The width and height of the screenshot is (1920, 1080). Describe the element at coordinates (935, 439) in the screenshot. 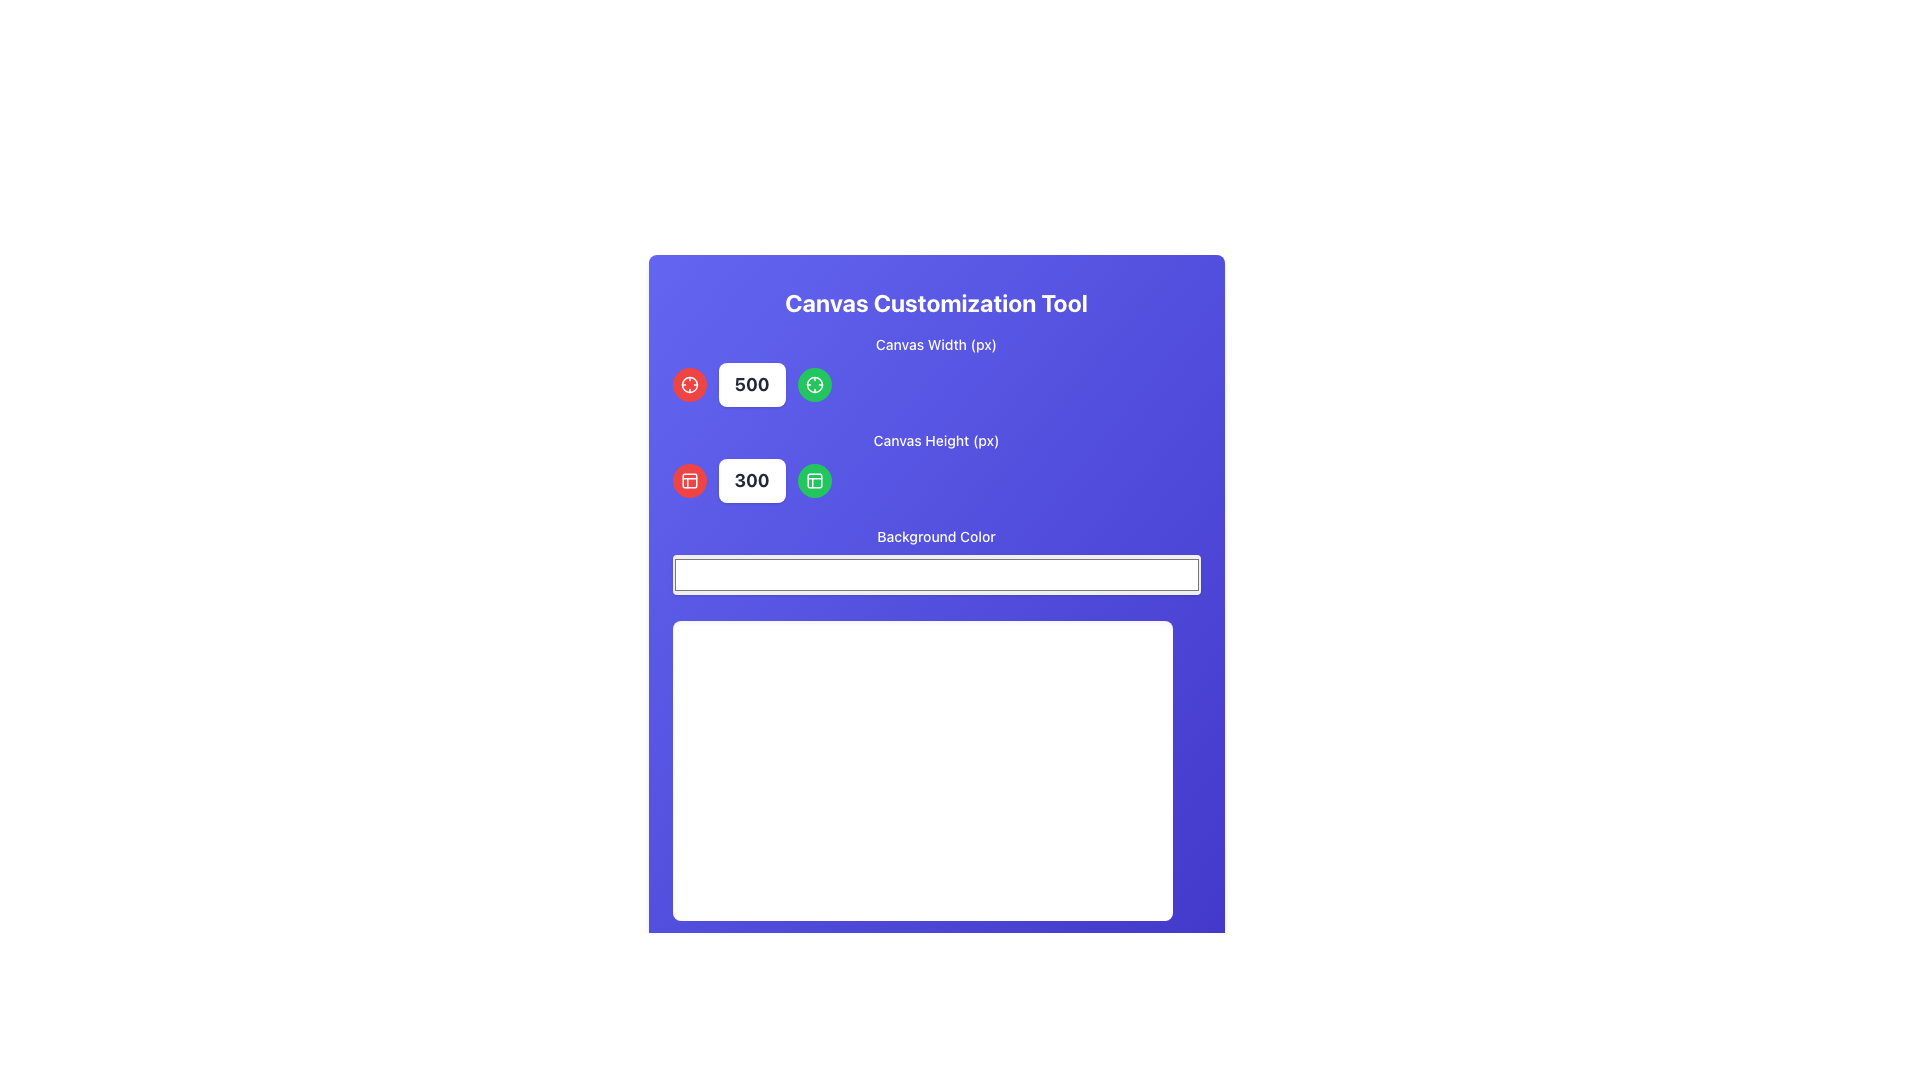

I see `the Text Label that indicates the input field for setting the canvas height in pixels, which is positioned below the 'Canvas Width (px)' section and above the 'Background Color' input area` at that location.